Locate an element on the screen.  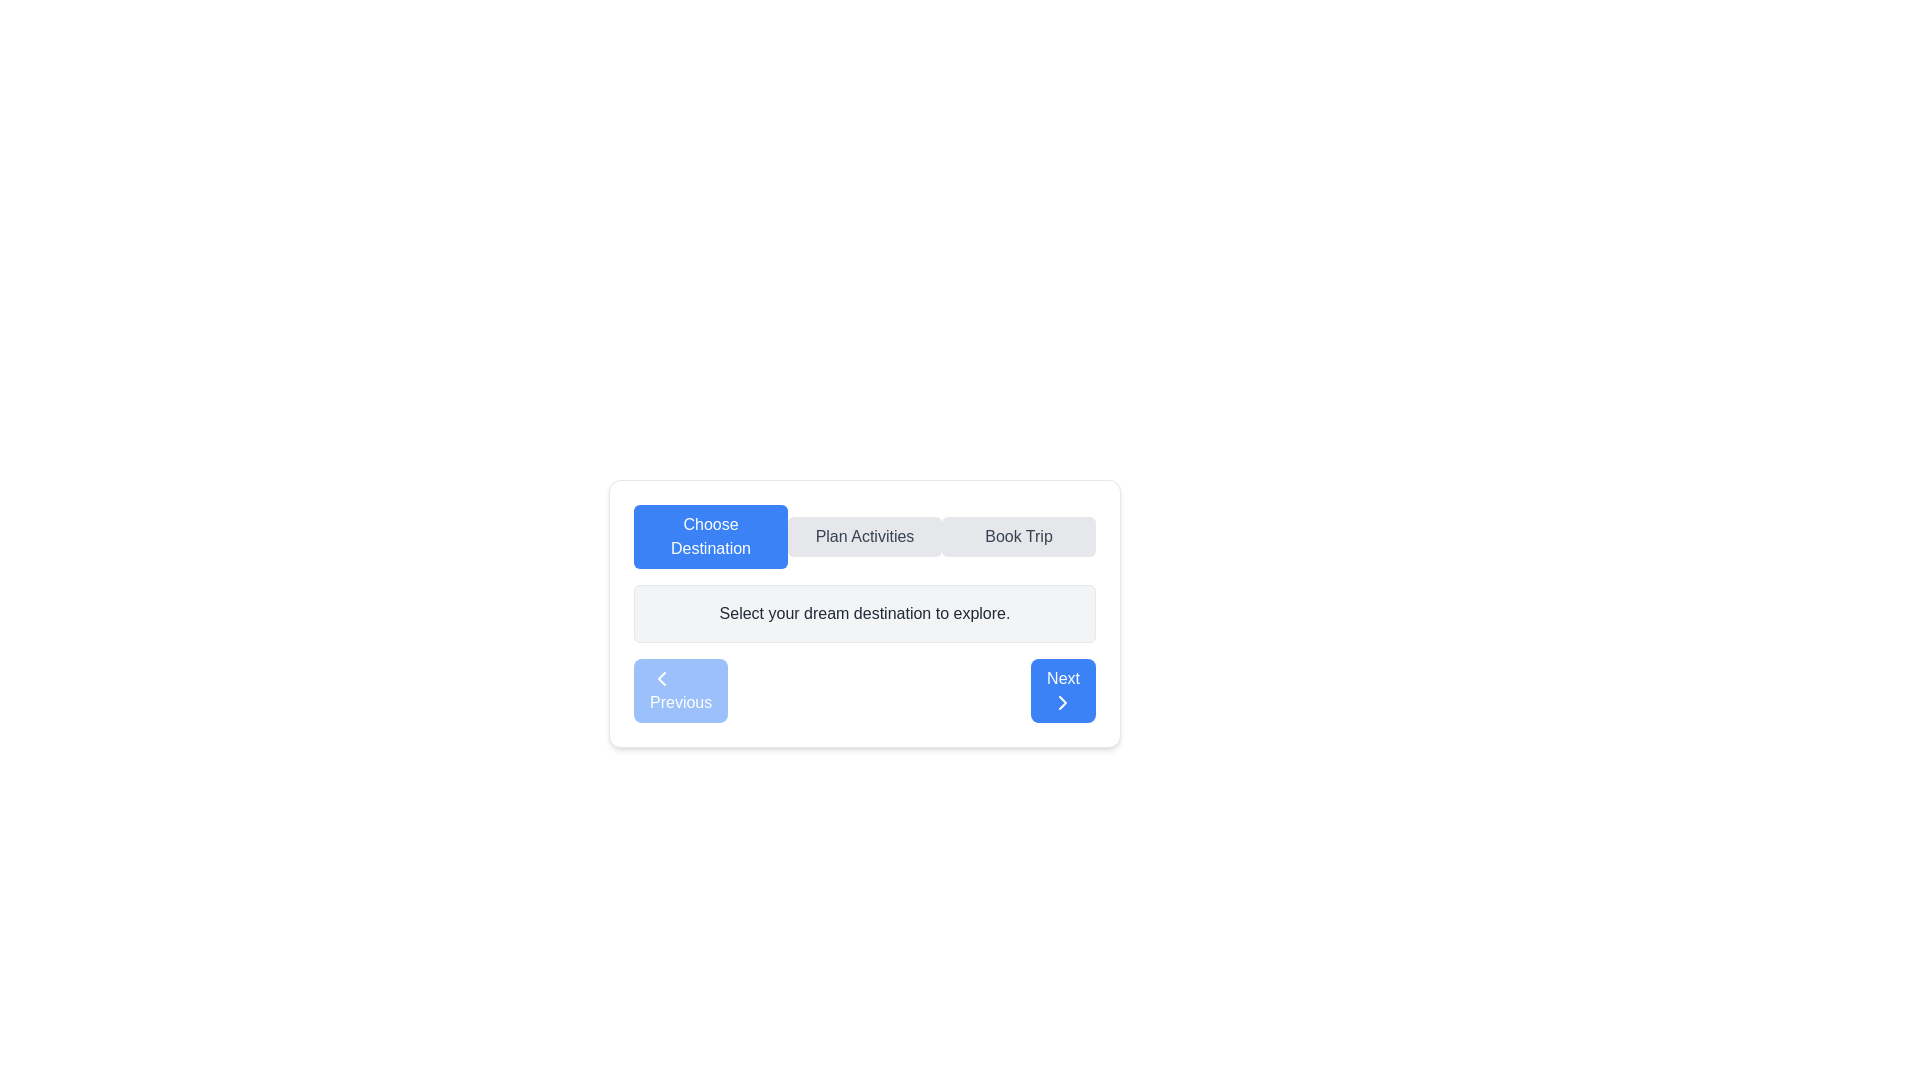
the button group consisting of three buttons: 'Choose Destination' (blue background, white text), 'Plan Activities' (light gray background, dark gray text), and 'Book Trip' (light gray background, dark gray text) is located at coordinates (864, 535).